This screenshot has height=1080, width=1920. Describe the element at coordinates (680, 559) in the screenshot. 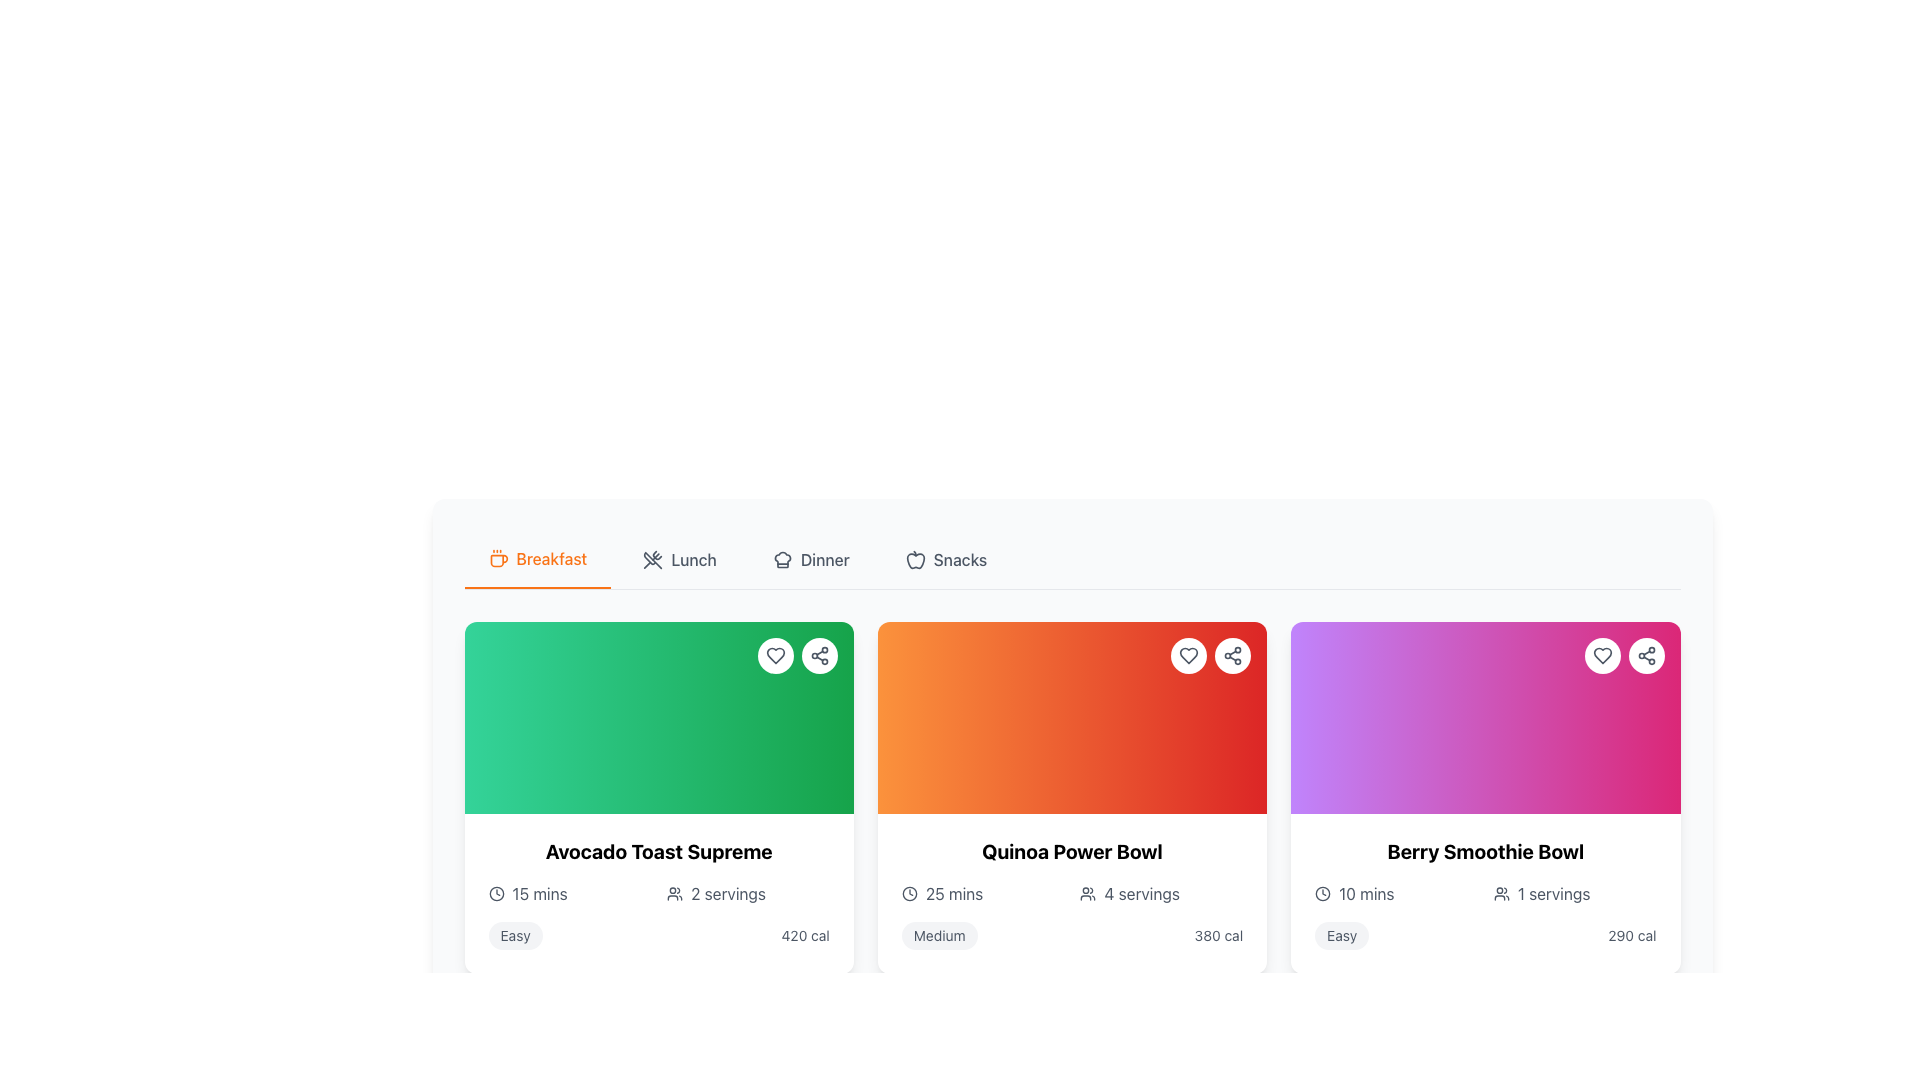

I see `the 'Lunch' navigation button, which is the second item in a horizontal navigation bar` at that location.